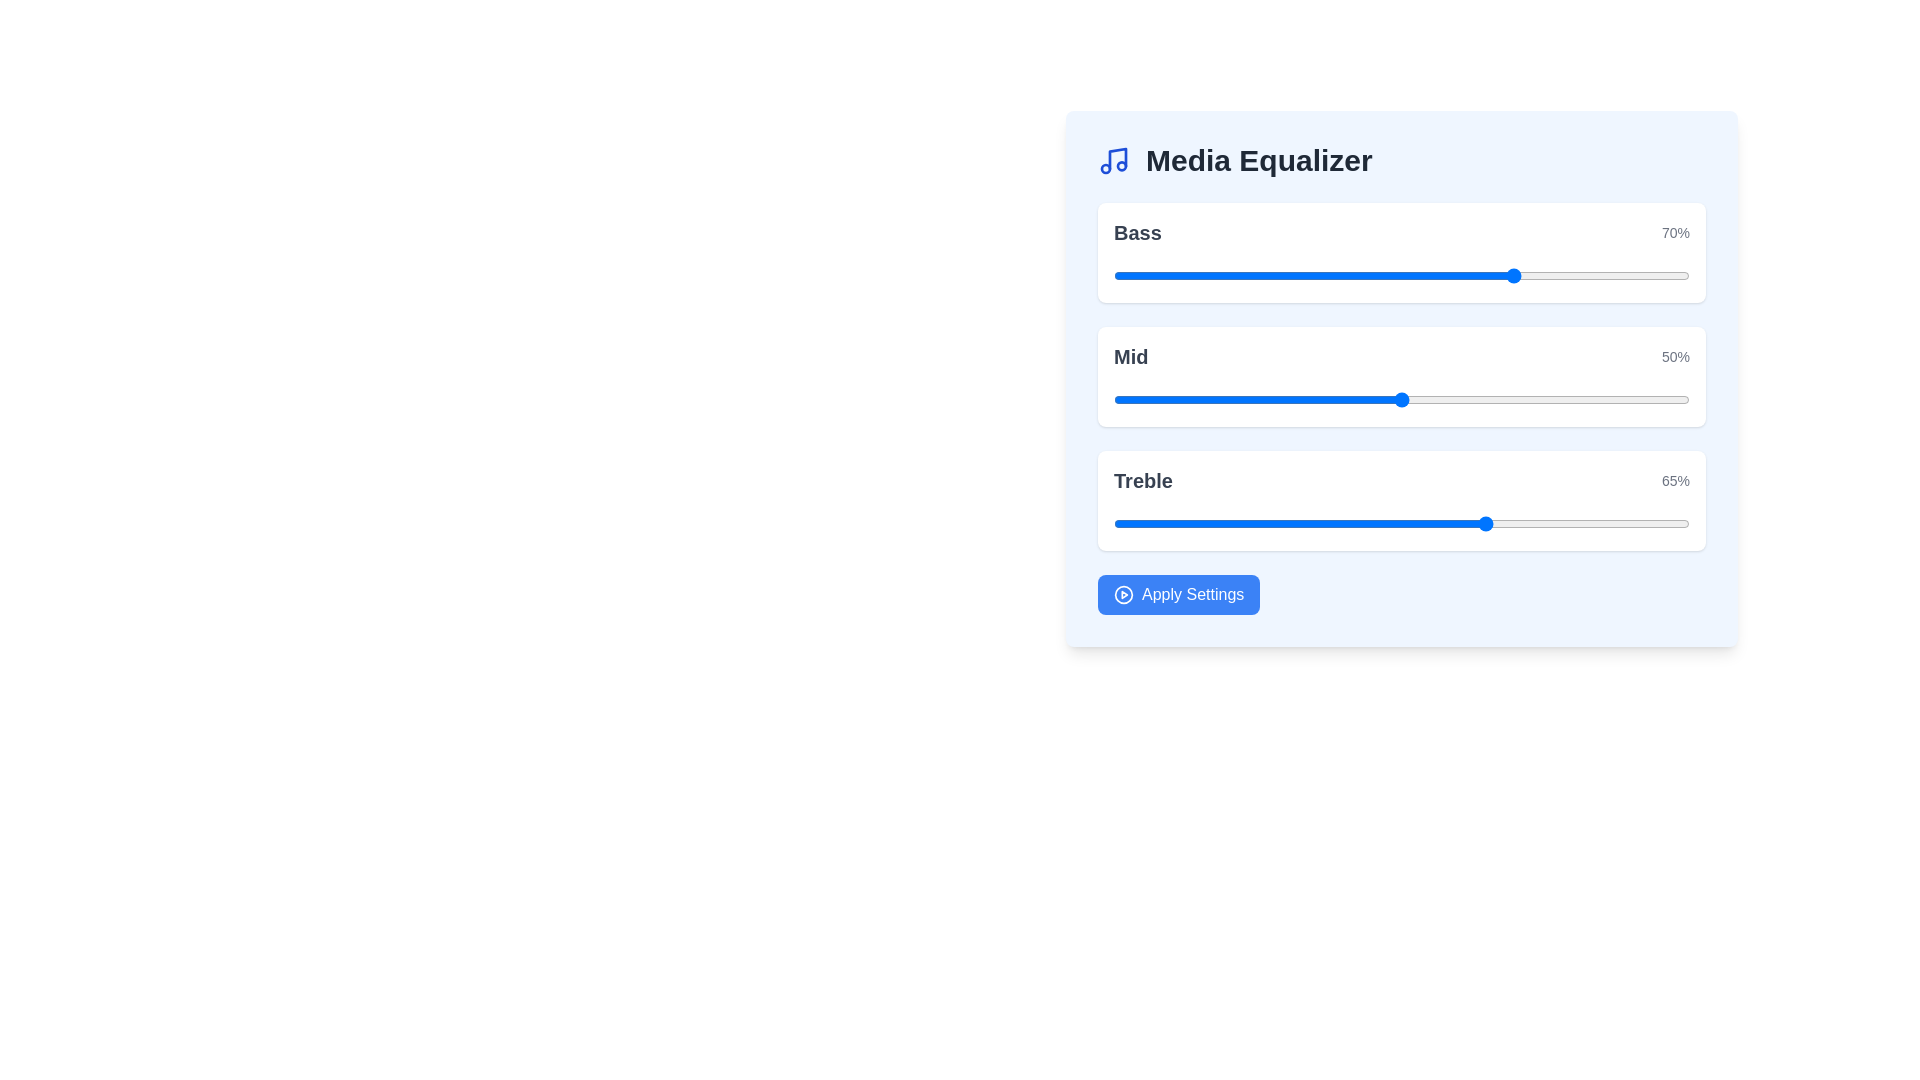 This screenshot has height=1080, width=1920. I want to click on treble, so click(1332, 523).